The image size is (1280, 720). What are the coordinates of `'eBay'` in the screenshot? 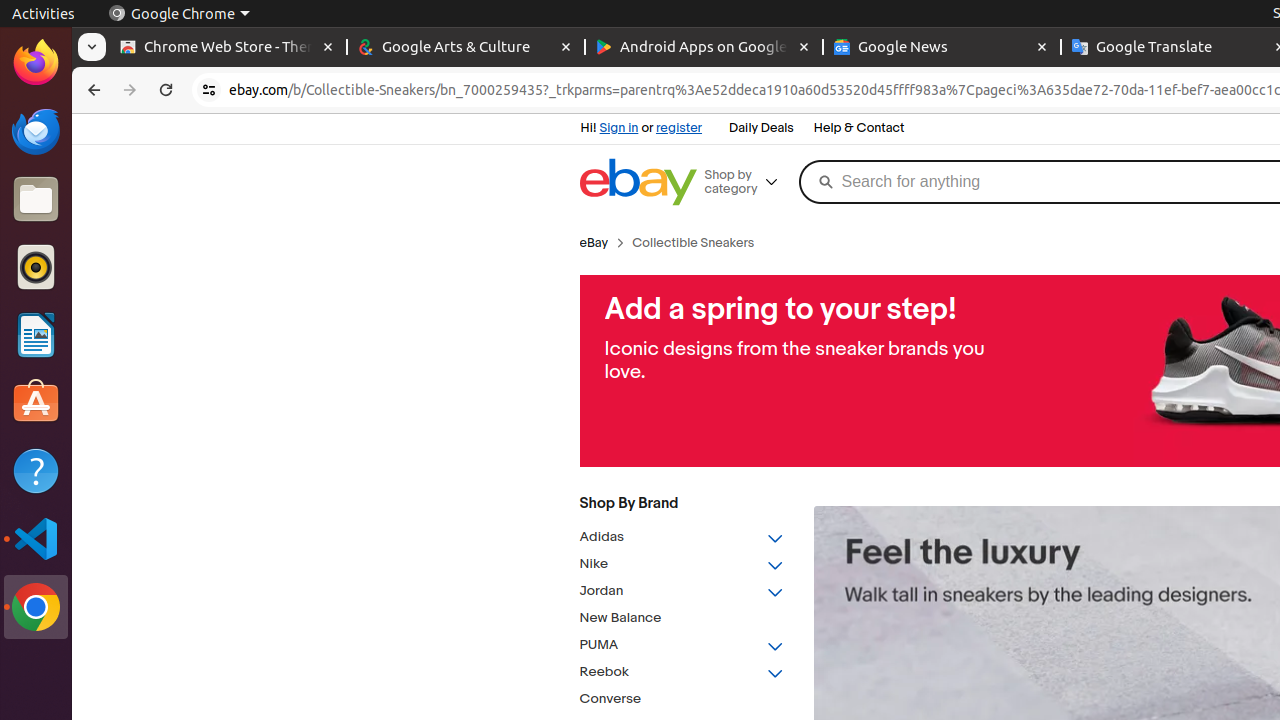 It's located at (593, 242).